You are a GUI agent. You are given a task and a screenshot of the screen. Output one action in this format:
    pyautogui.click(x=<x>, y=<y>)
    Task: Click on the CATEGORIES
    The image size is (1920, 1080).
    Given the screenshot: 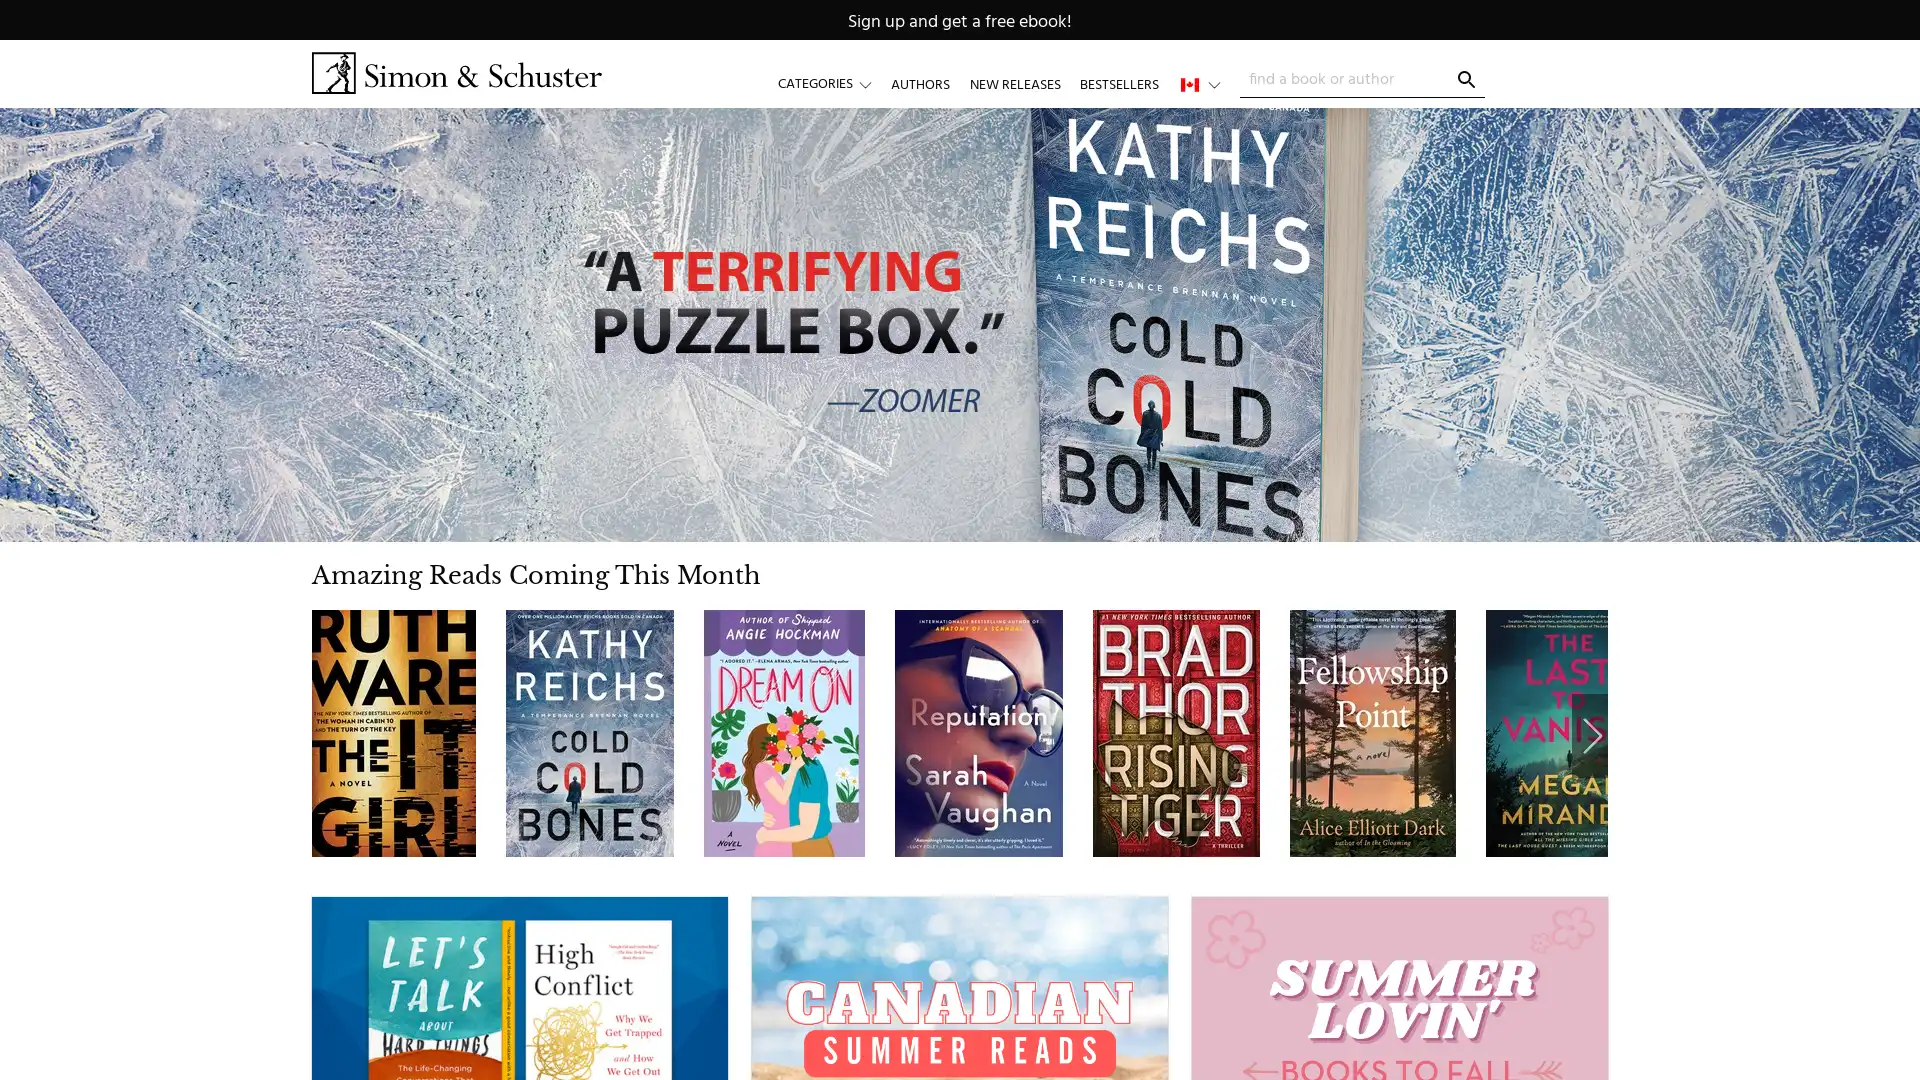 What is the action you would take?
    pyautogui.click(x=834, y=83)
    